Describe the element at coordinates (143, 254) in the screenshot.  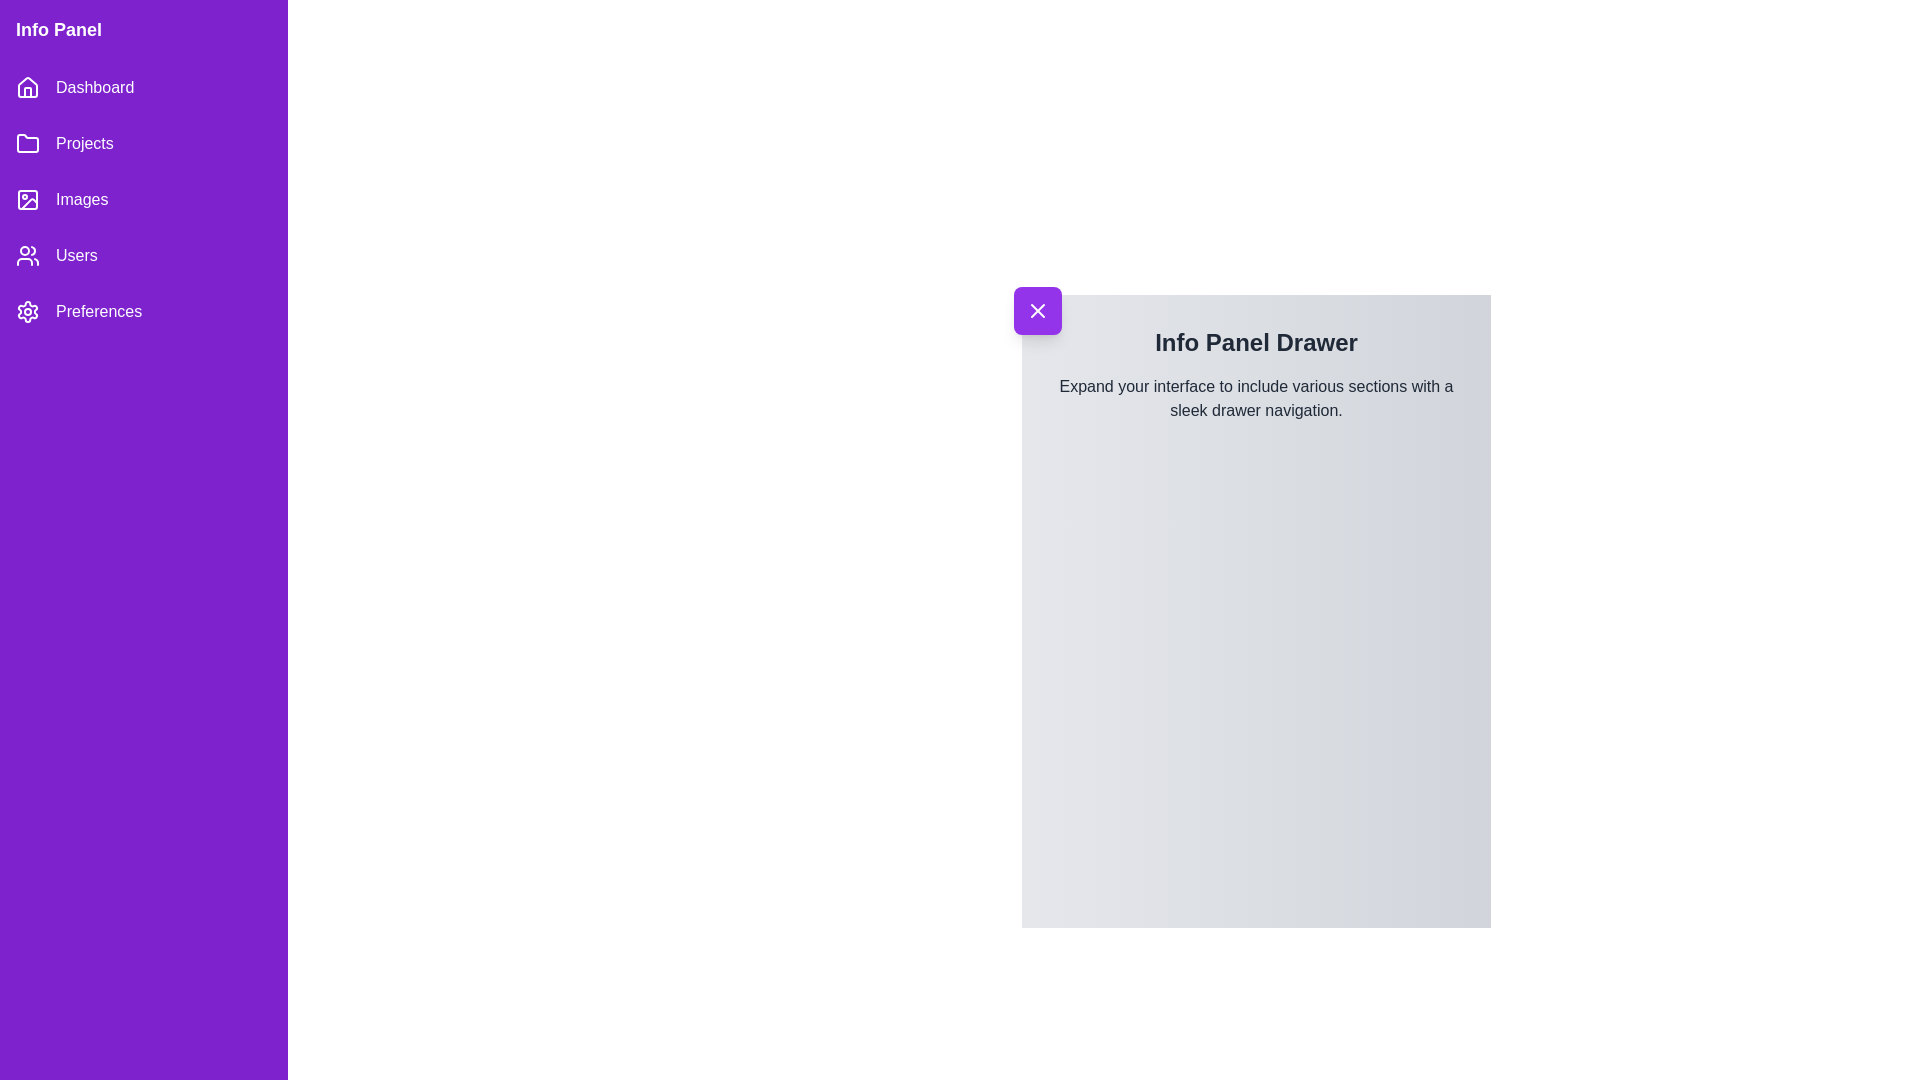
I see `the menu item Users to navigate` at that location.